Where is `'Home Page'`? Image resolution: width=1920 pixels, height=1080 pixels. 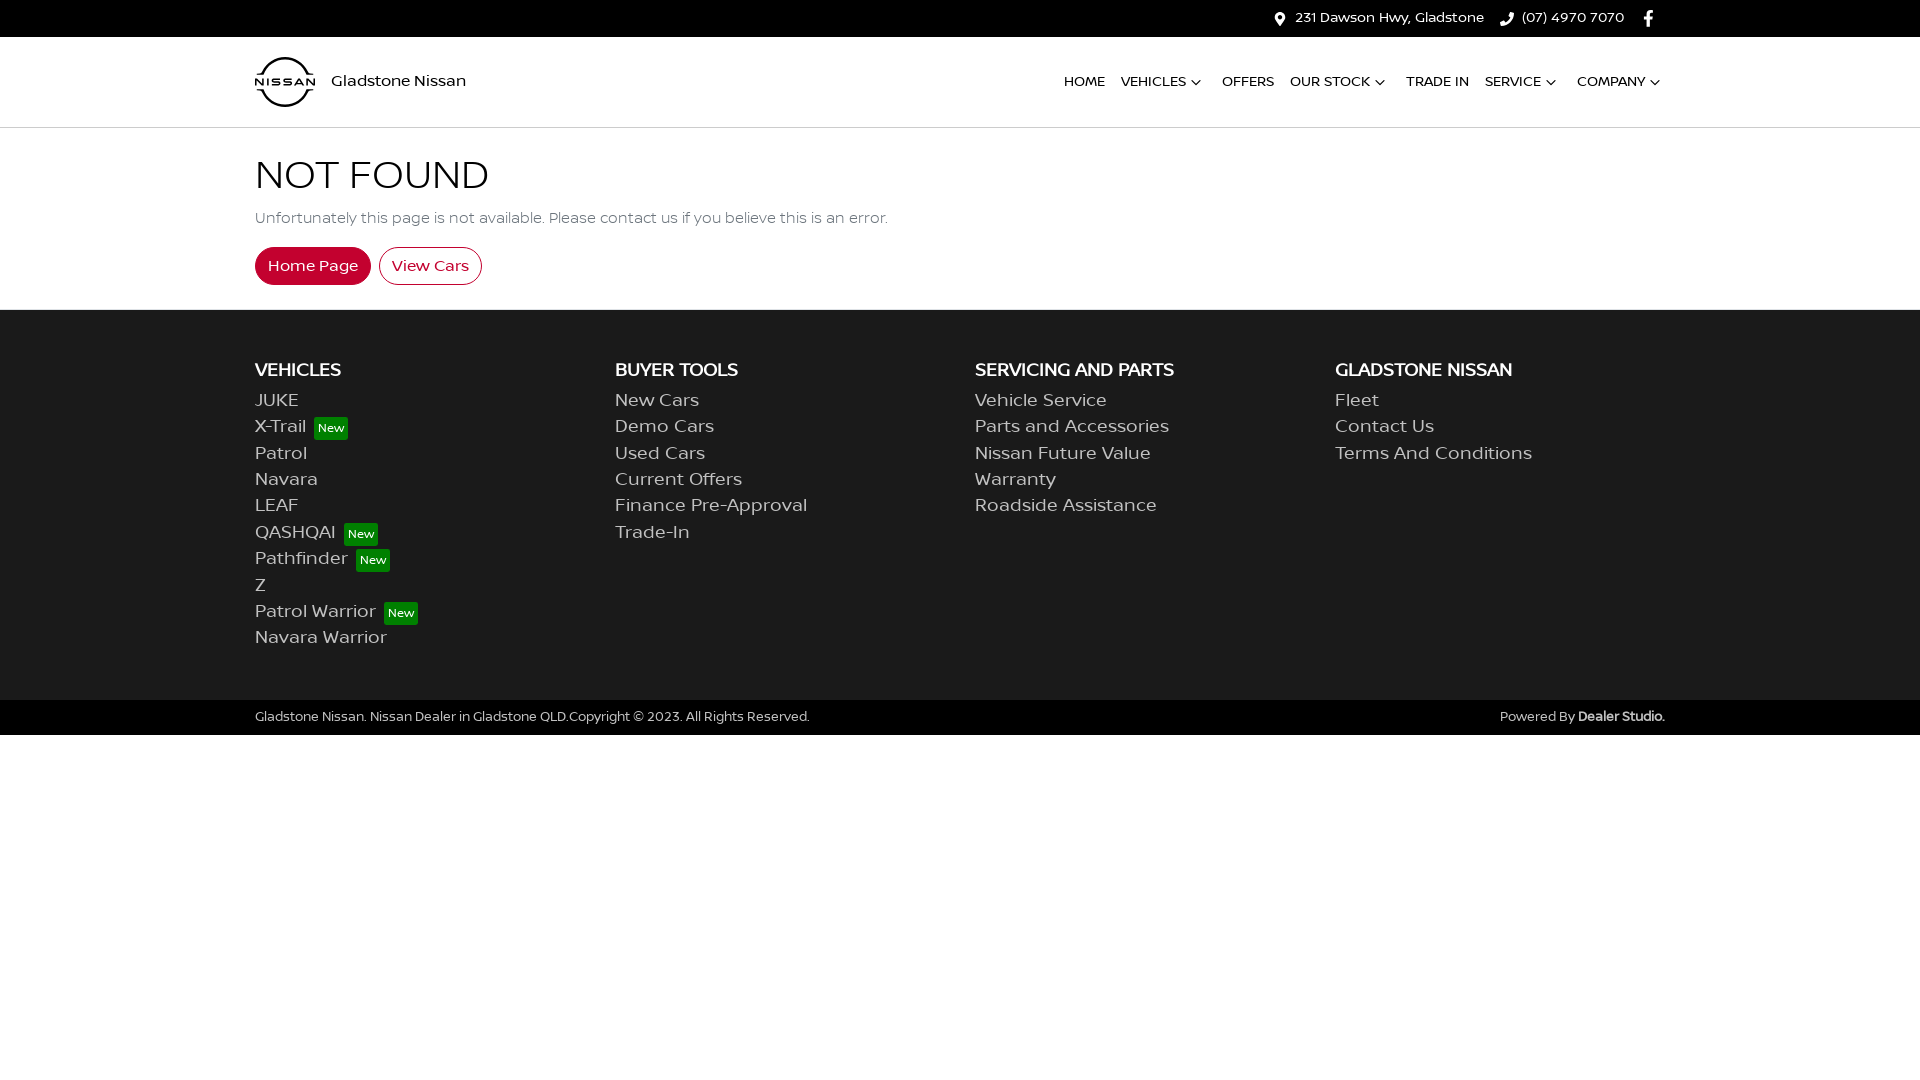 'Home Page' is located at coordinates (253, 264).